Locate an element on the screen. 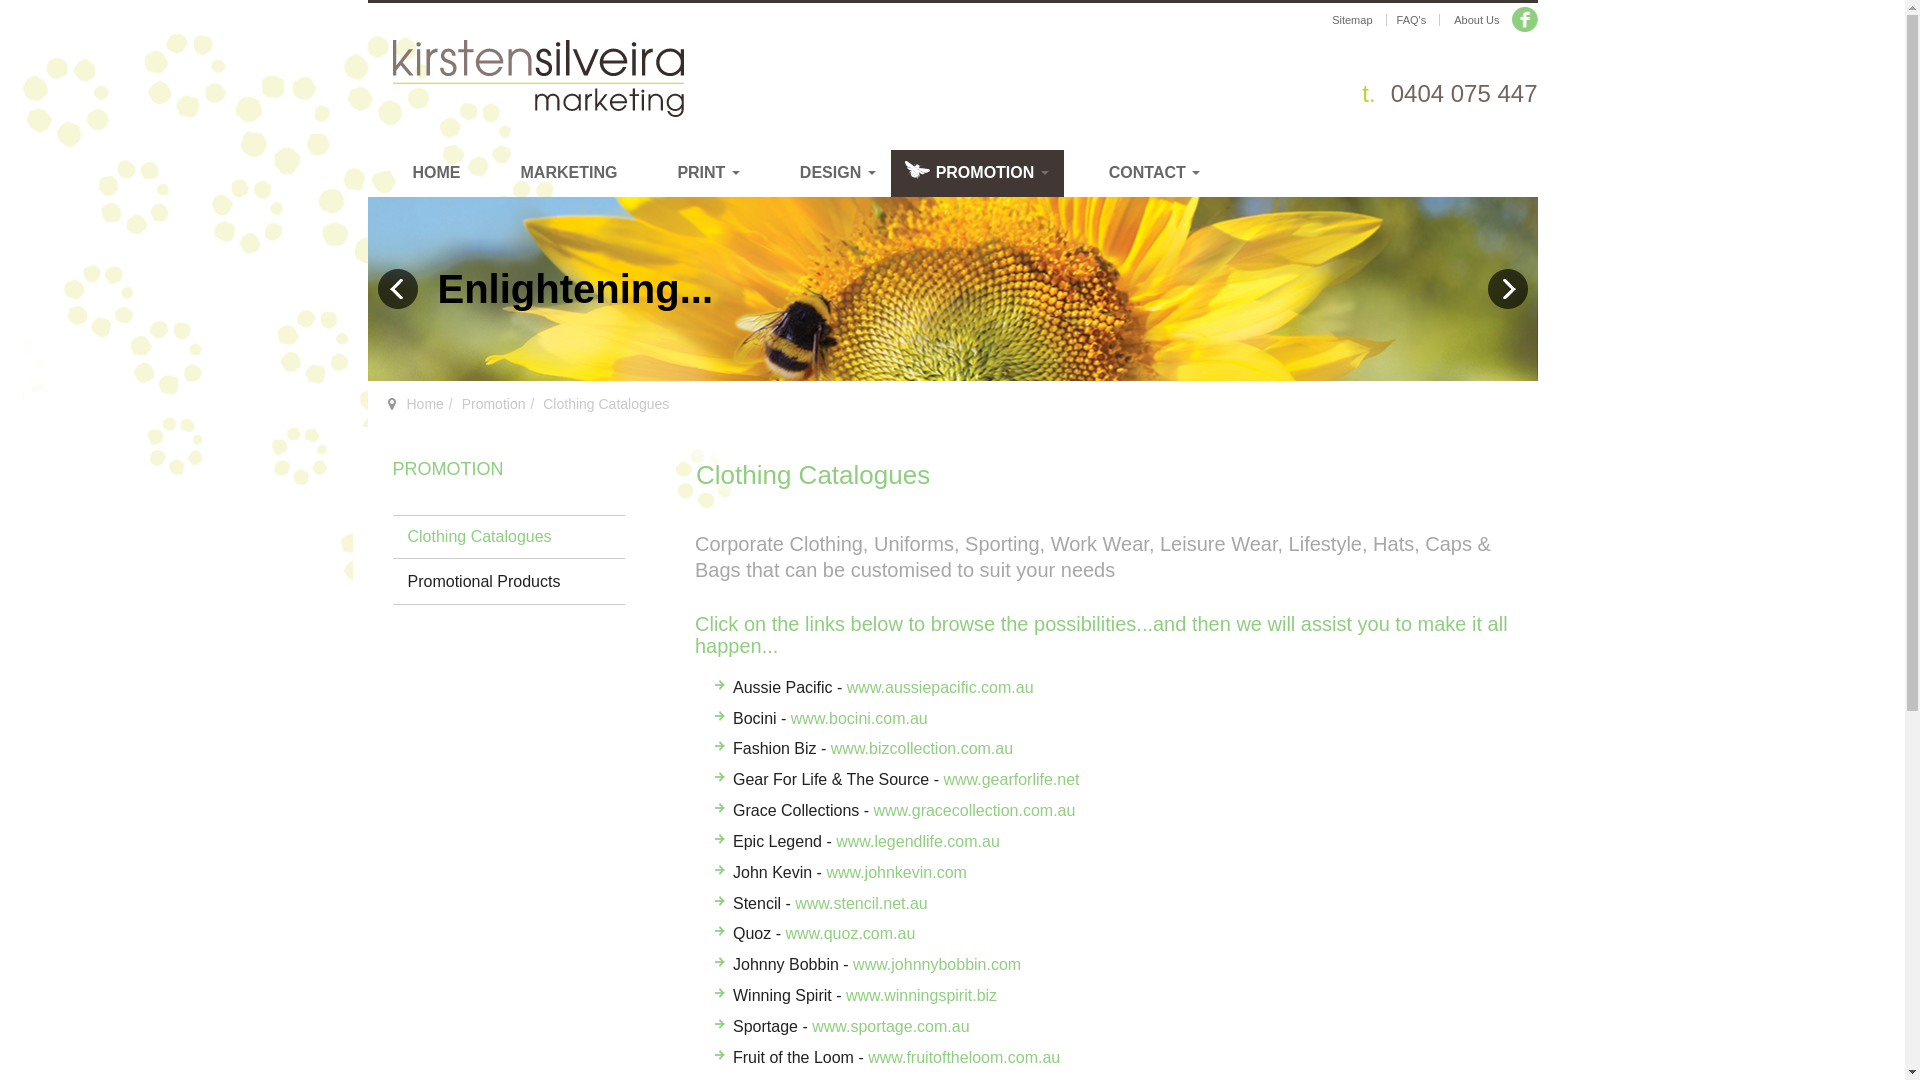 The width and height of the screenshot is (1920, 1080). 'www.bizcollection.com.au' is located at coordinates (920, 748).